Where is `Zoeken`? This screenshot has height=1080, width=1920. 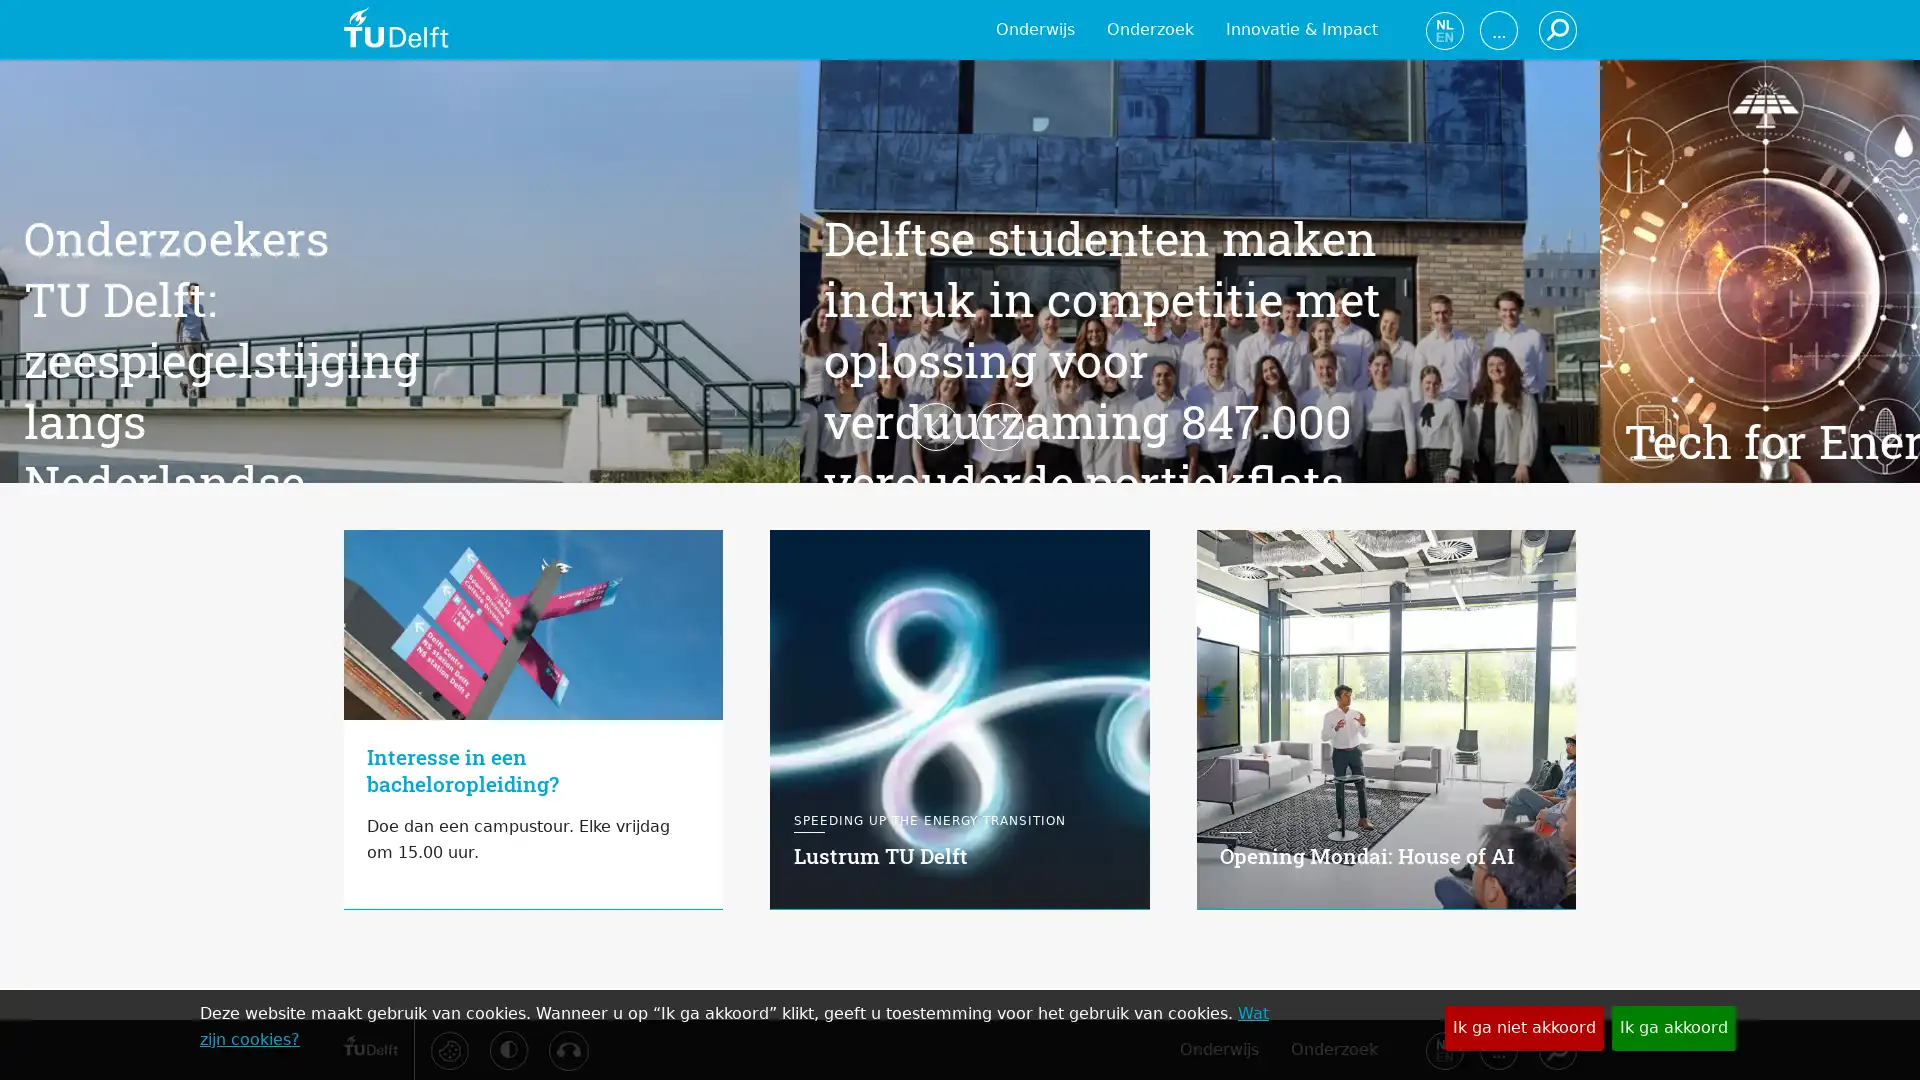 Zoeken is located at coordinates (1555, 1048).